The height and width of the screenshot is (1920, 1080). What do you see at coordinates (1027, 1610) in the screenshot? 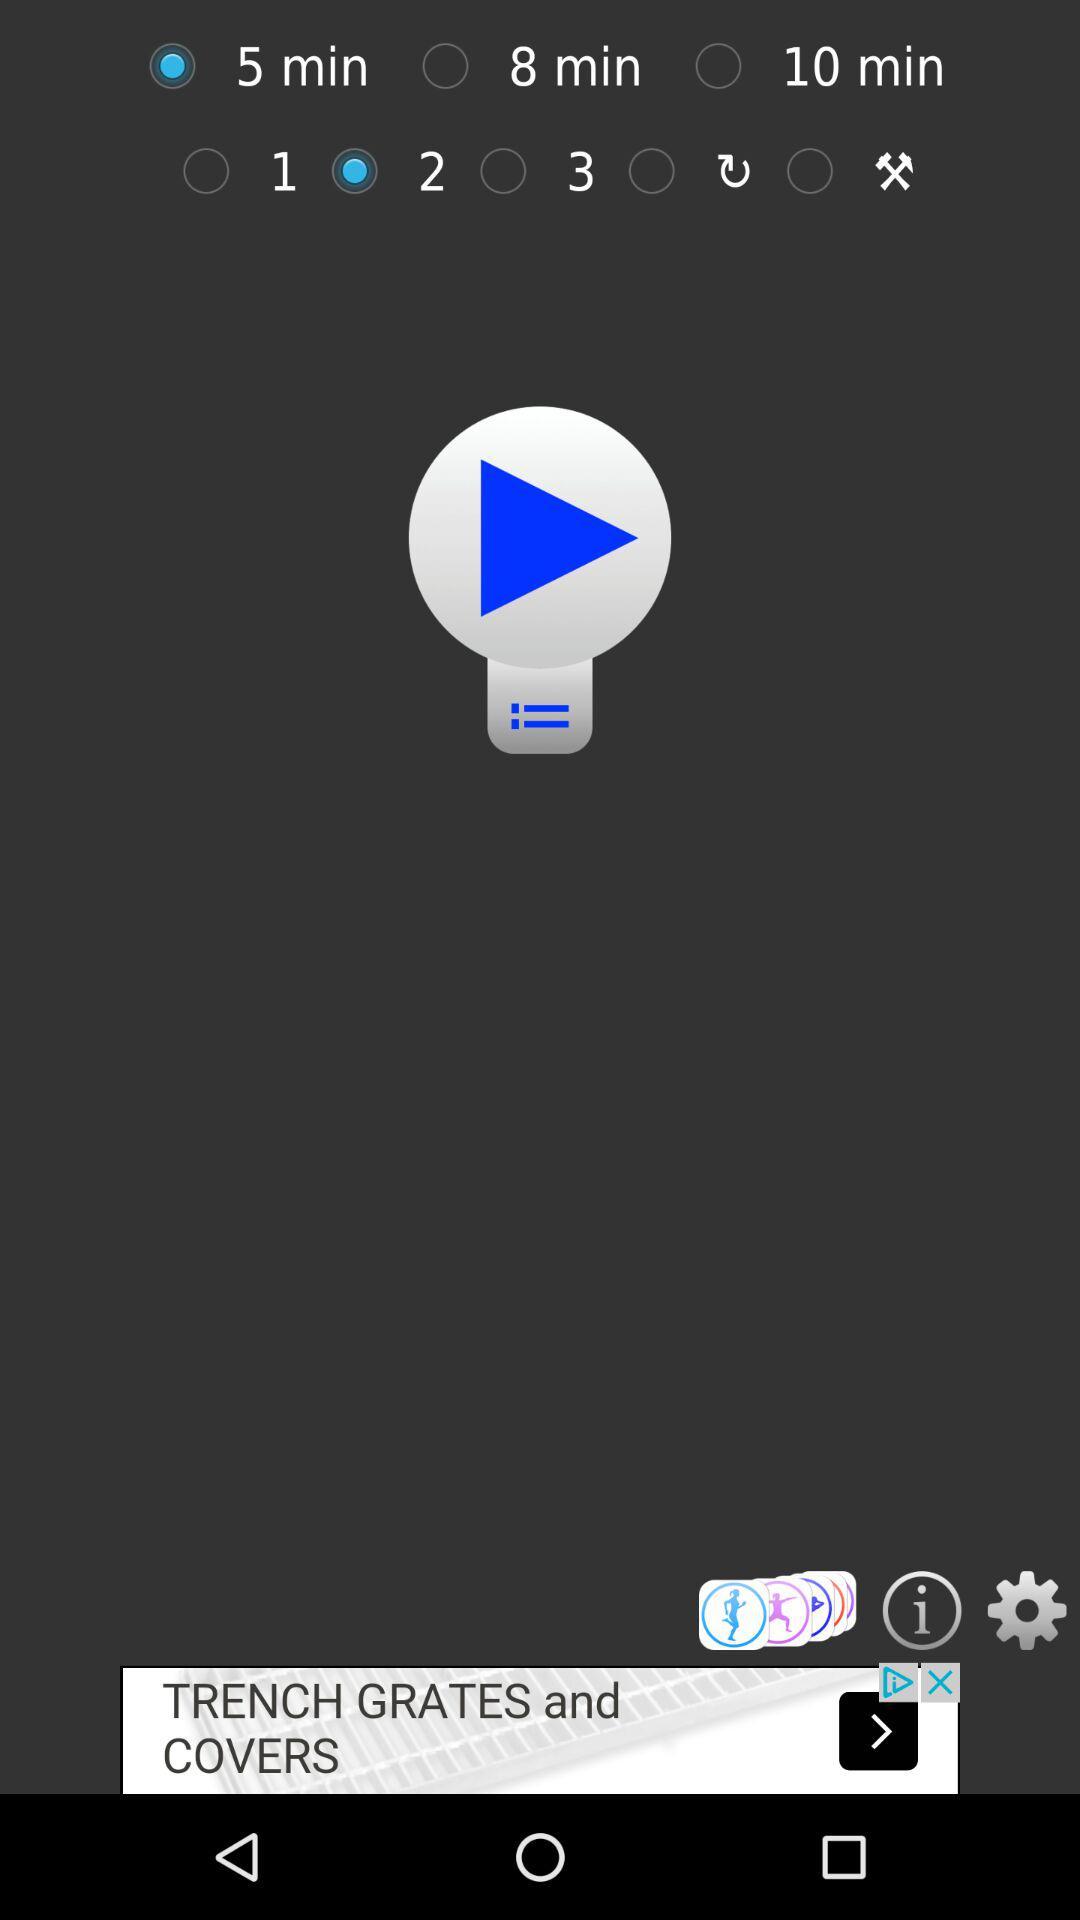
I see `open settings` at bounding box center [1027, 1610].